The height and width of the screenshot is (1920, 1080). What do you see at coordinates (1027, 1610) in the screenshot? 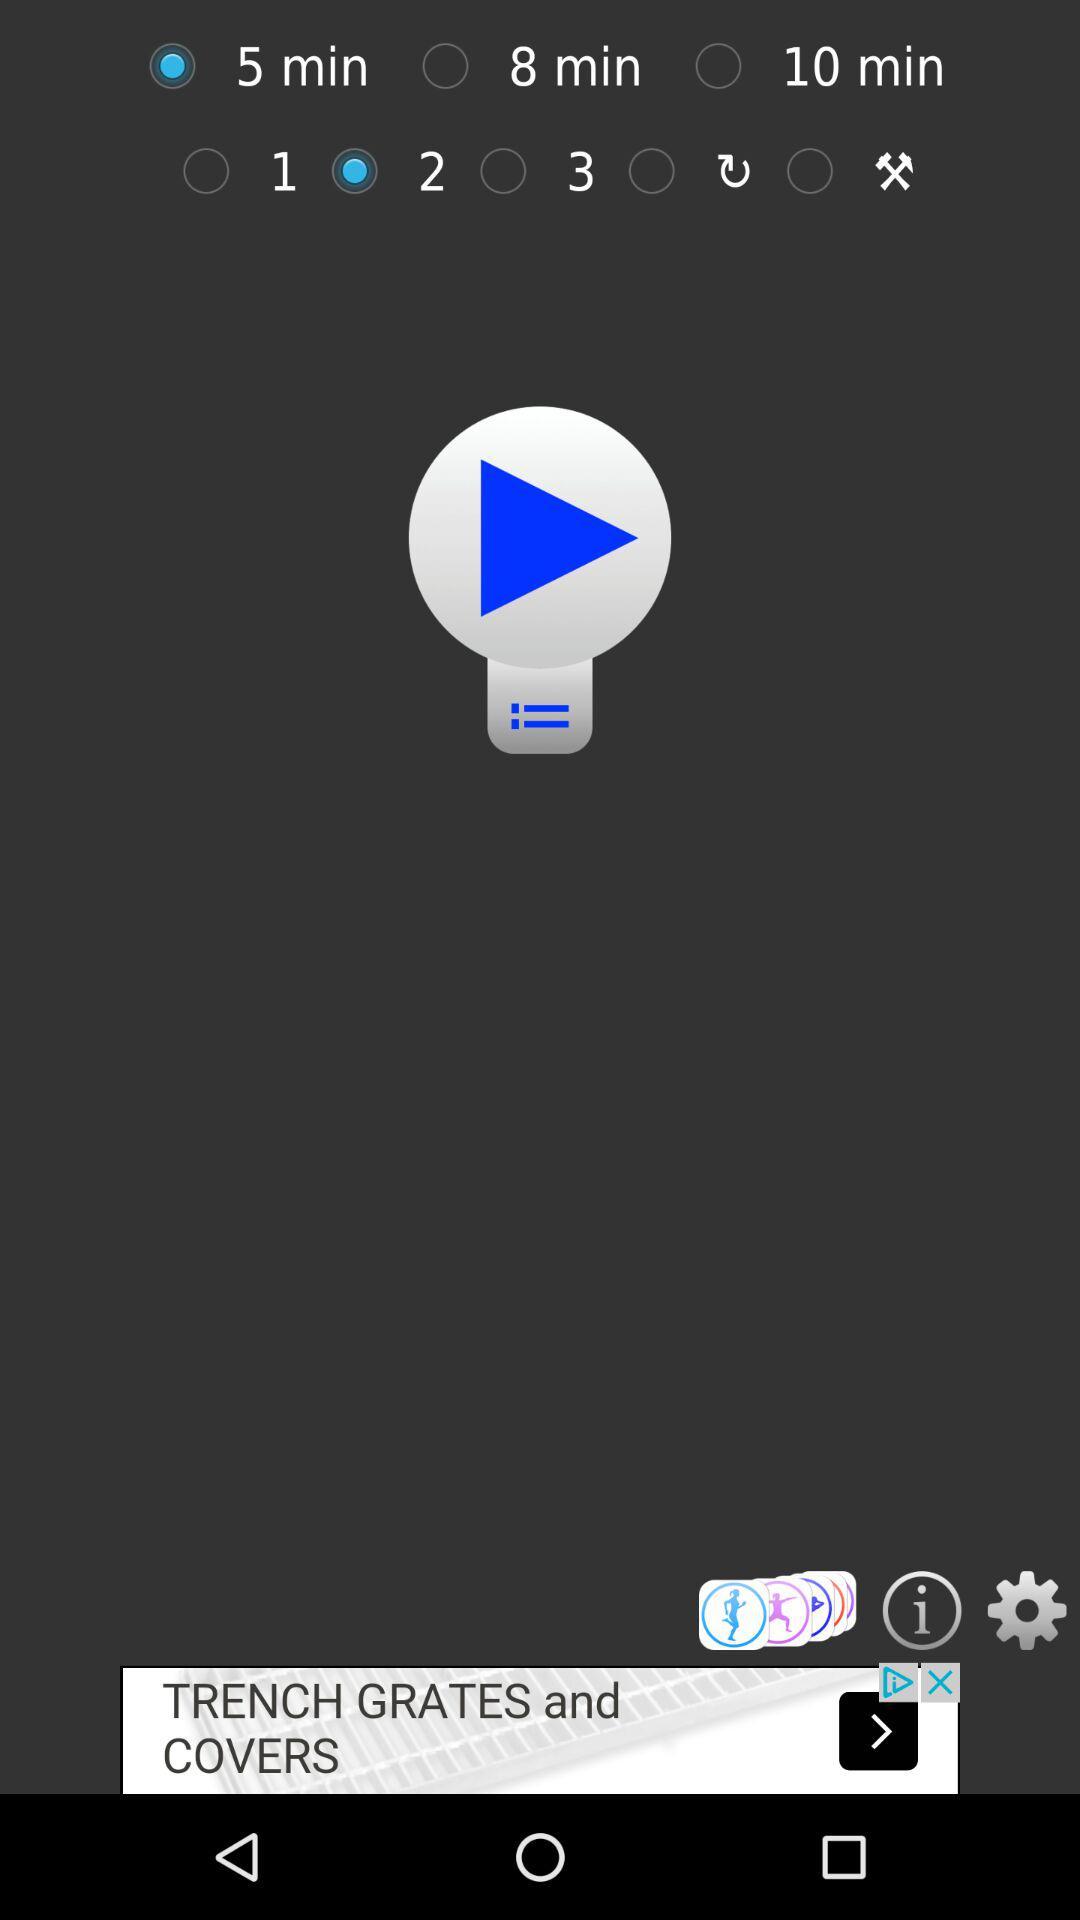
I see `open settings` at bounding box center [1027, 1610].